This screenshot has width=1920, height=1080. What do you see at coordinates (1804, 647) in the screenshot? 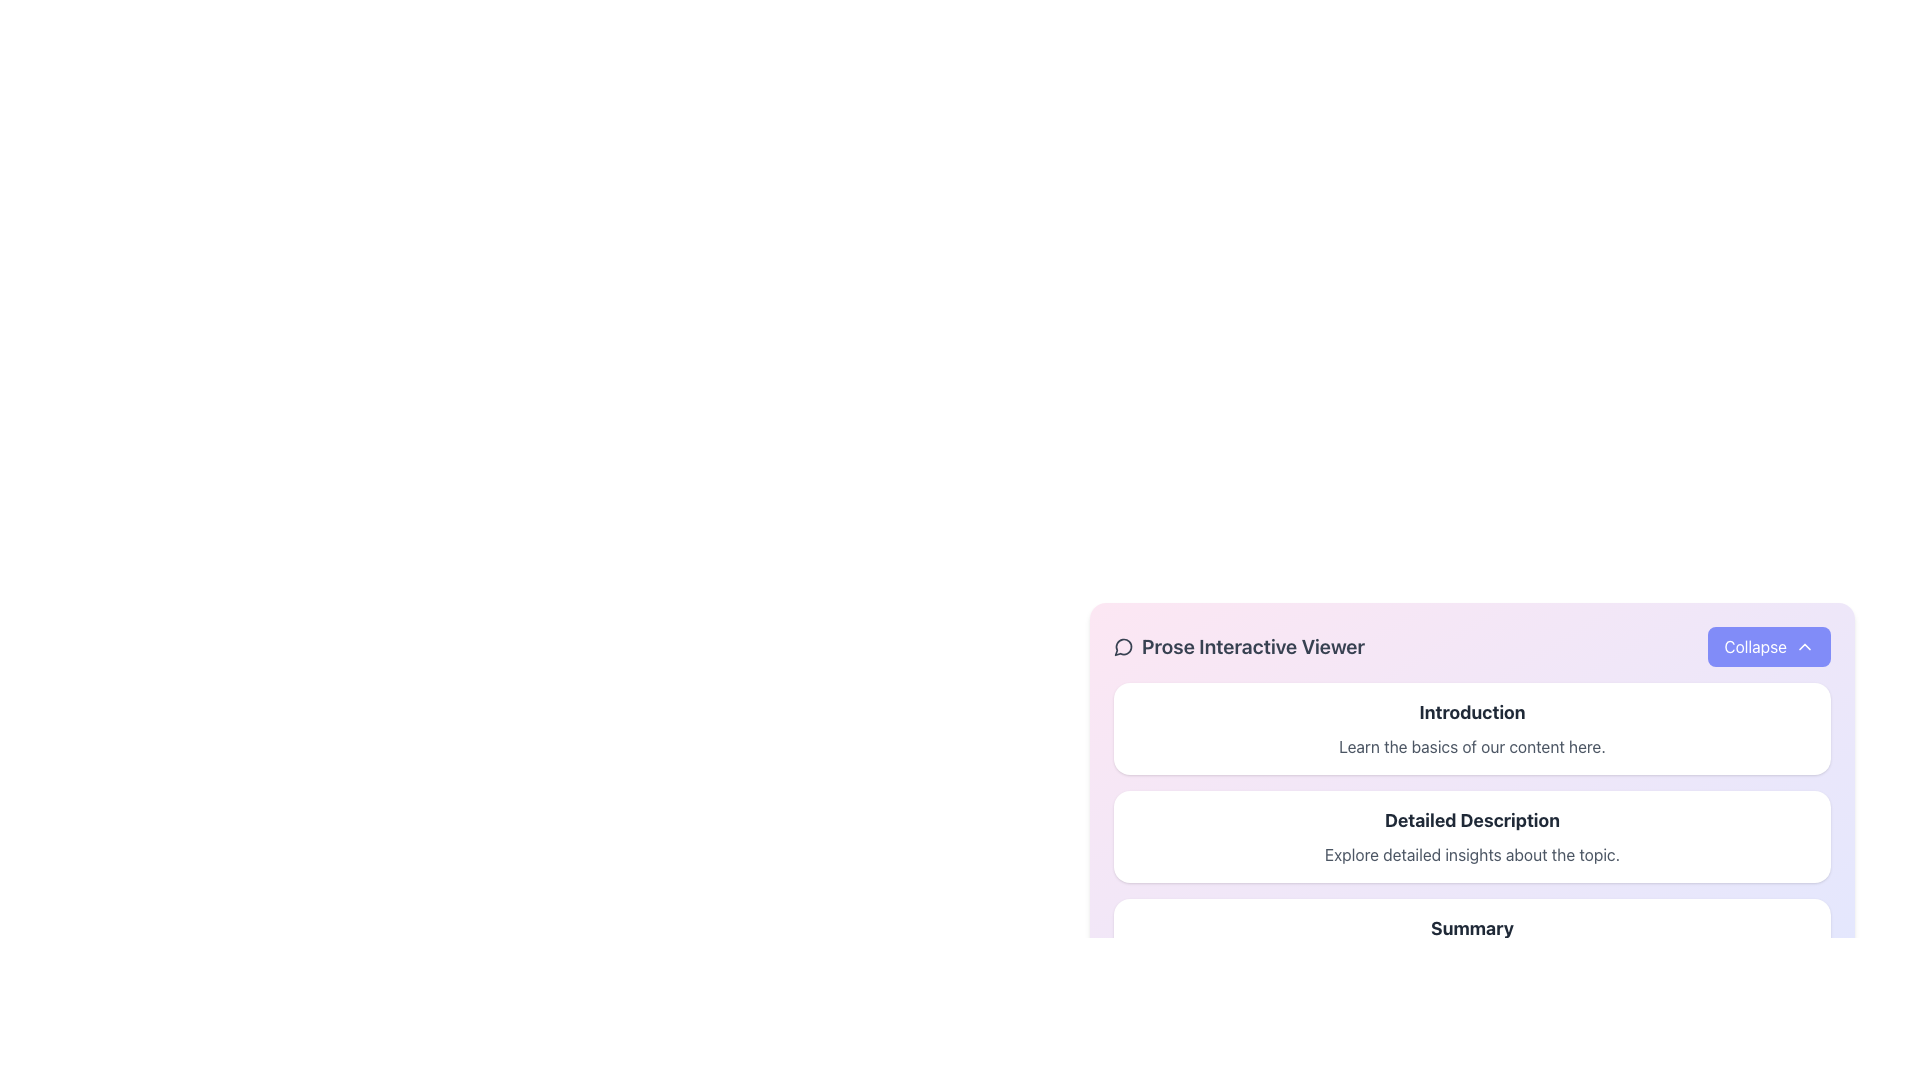
I see `the chevron icon located inside the 'Collapse' button, adjacent to the text 'Collapse' to indicate a collapse action` at bounding box center [1804, 647].